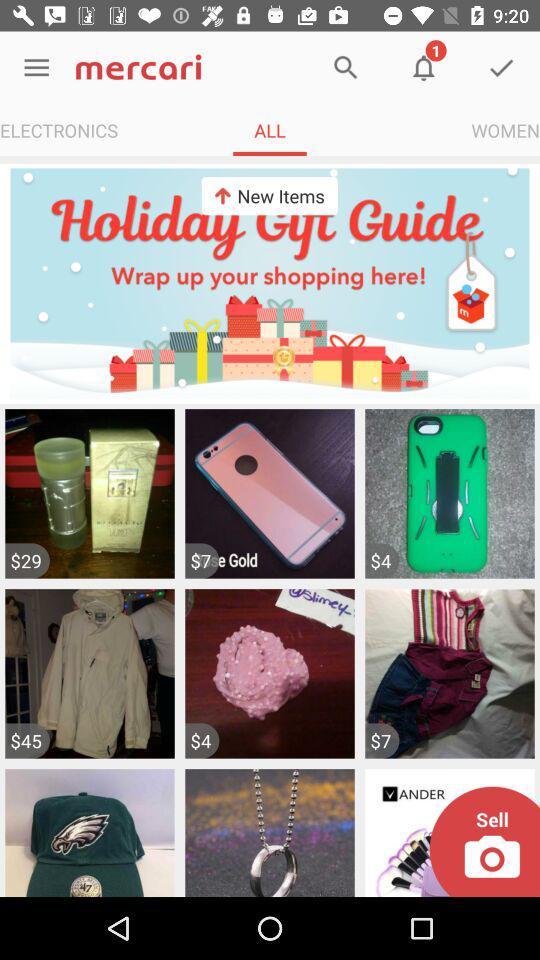  What do you see at coordinates (504, 129) in the screenshot?
I see `the women app` at bounding box center [504, 129].